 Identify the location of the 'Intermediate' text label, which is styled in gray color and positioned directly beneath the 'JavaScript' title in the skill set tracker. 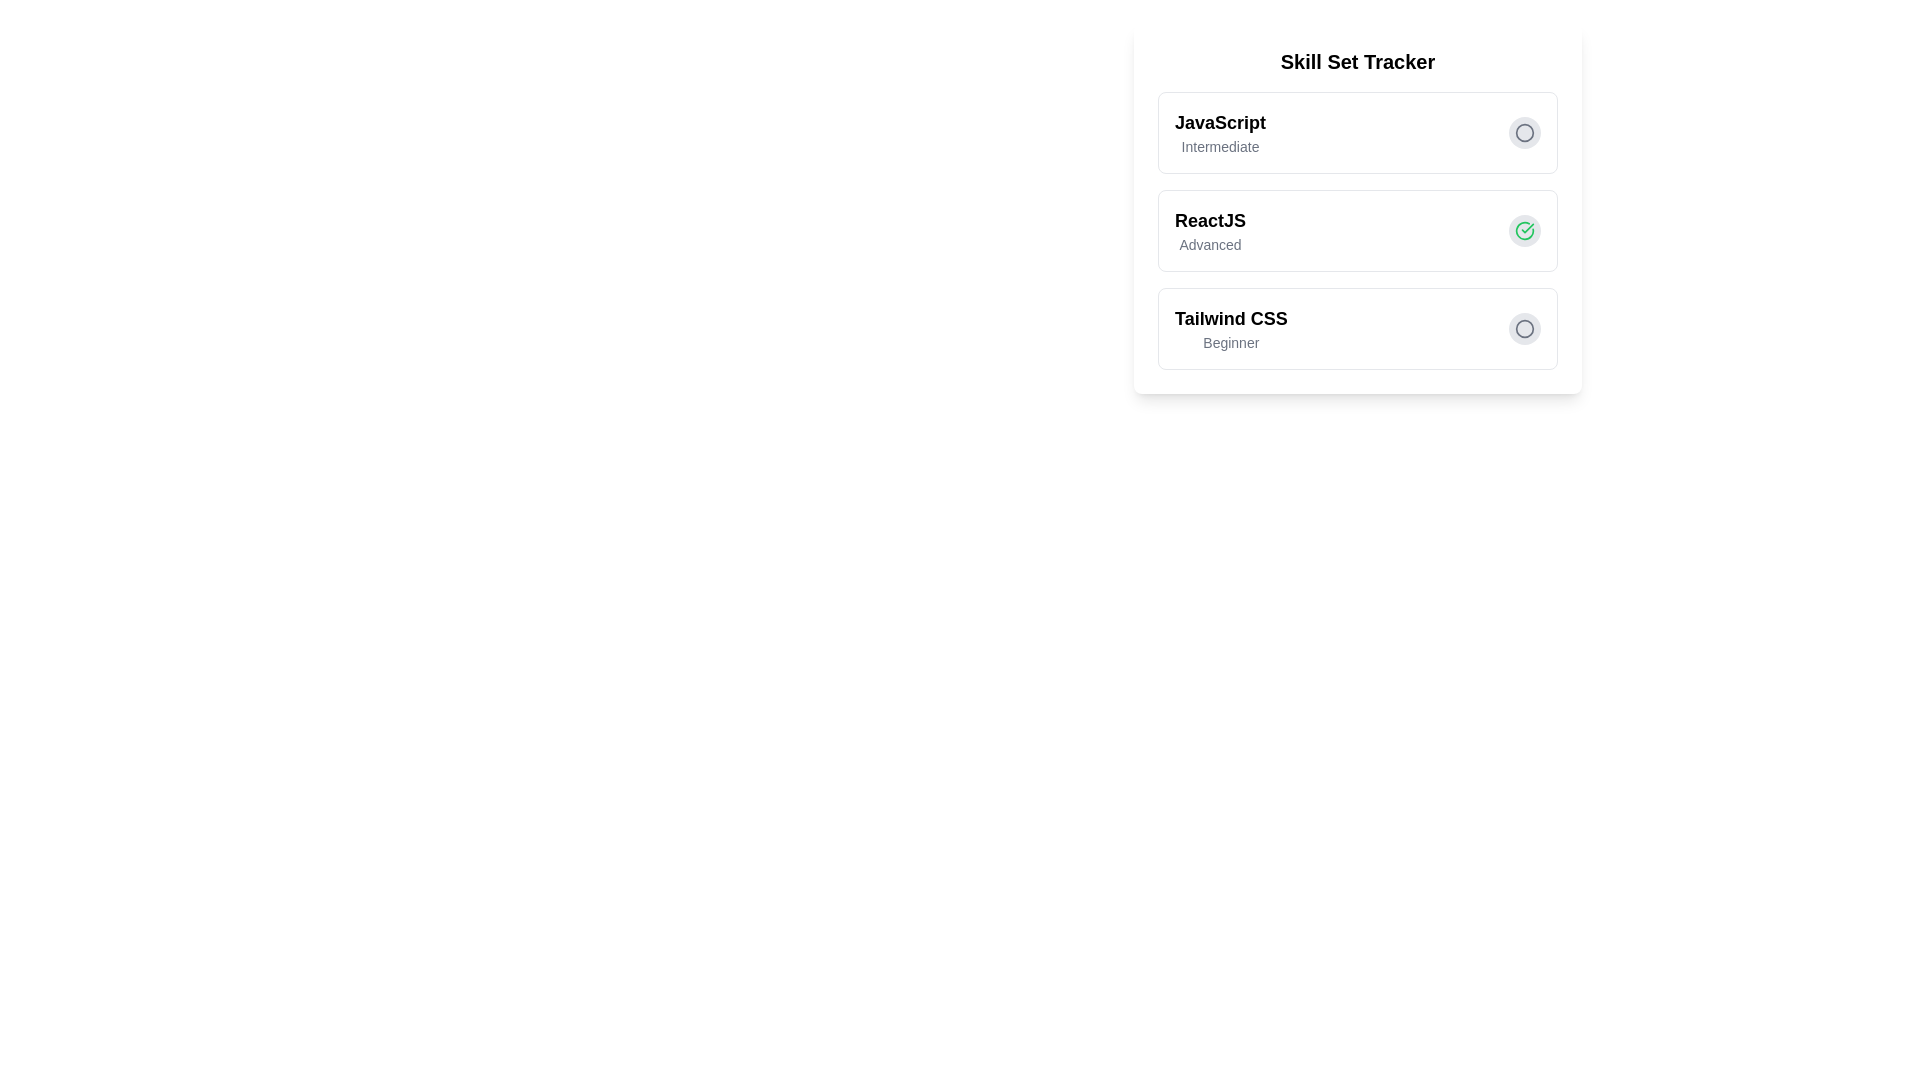
(1219, 145).